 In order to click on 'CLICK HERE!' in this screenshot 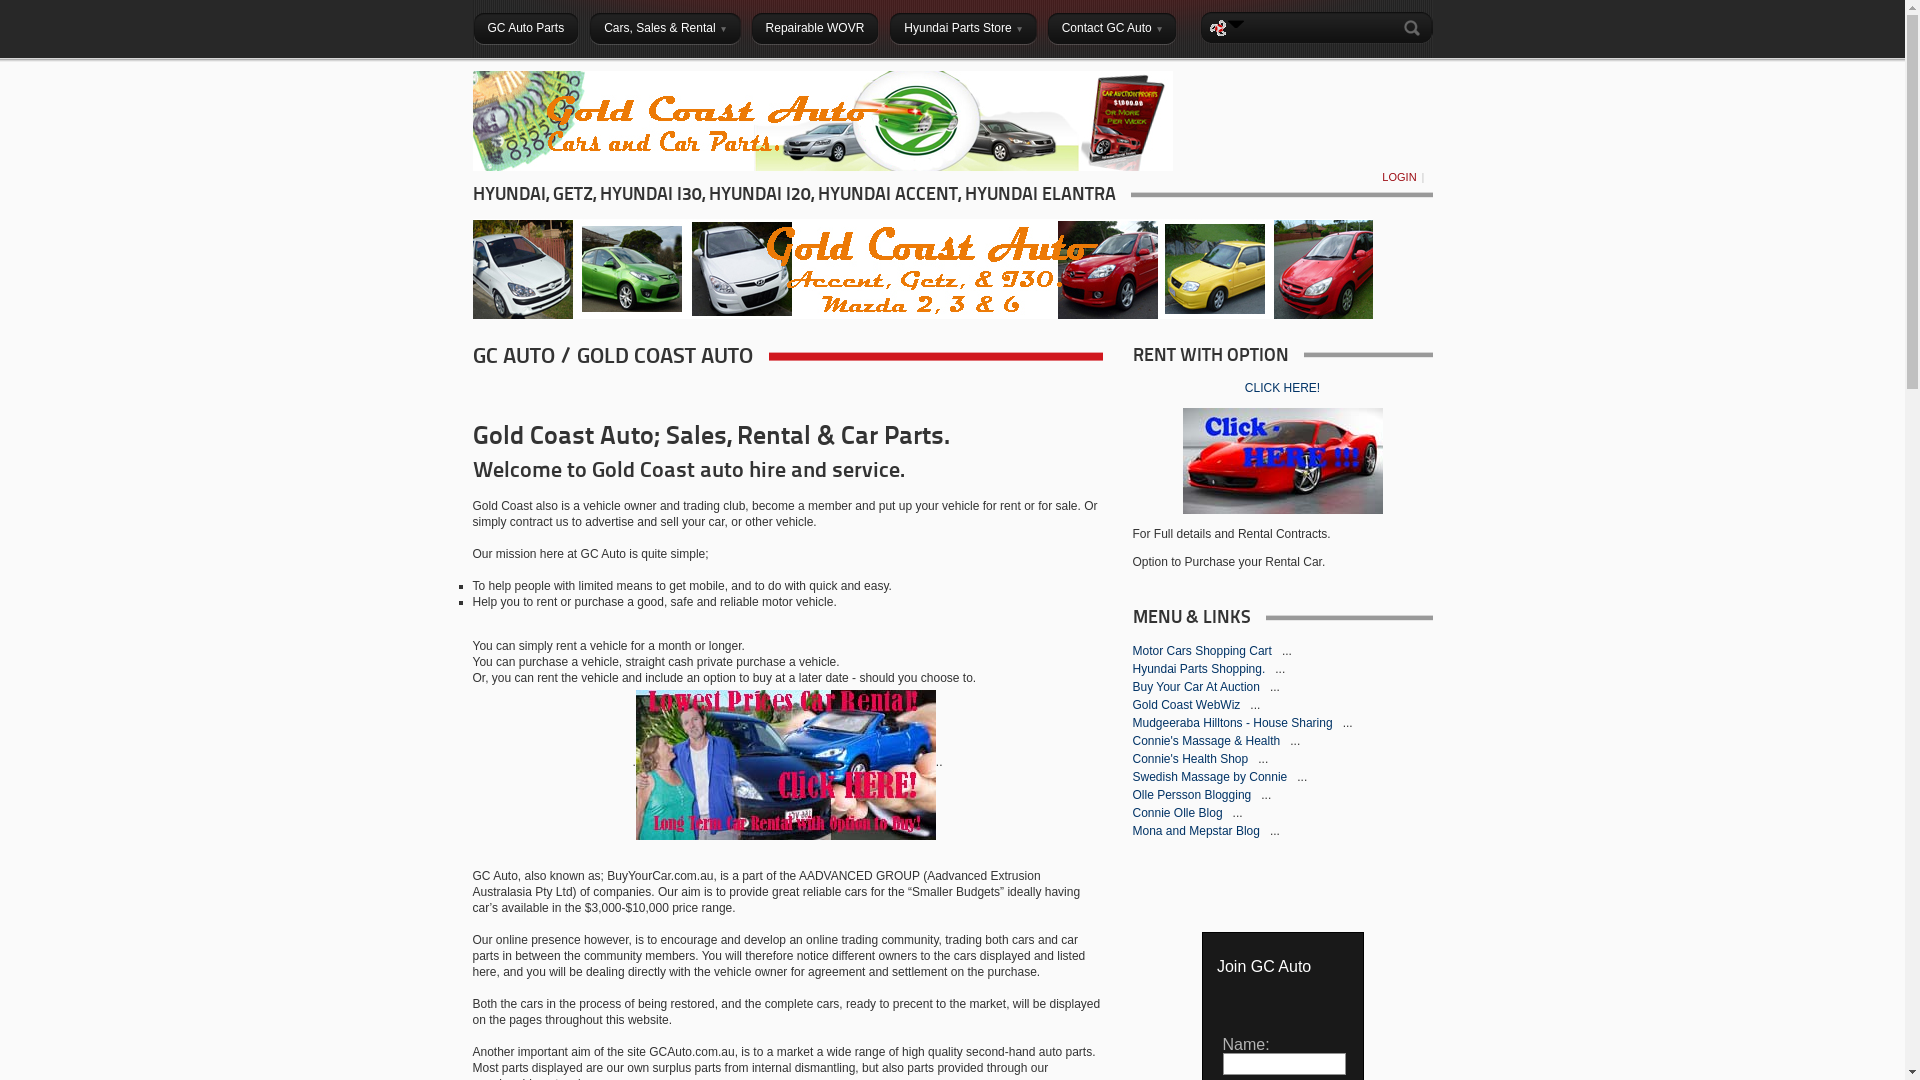, I will do `click(1282, 388)`.